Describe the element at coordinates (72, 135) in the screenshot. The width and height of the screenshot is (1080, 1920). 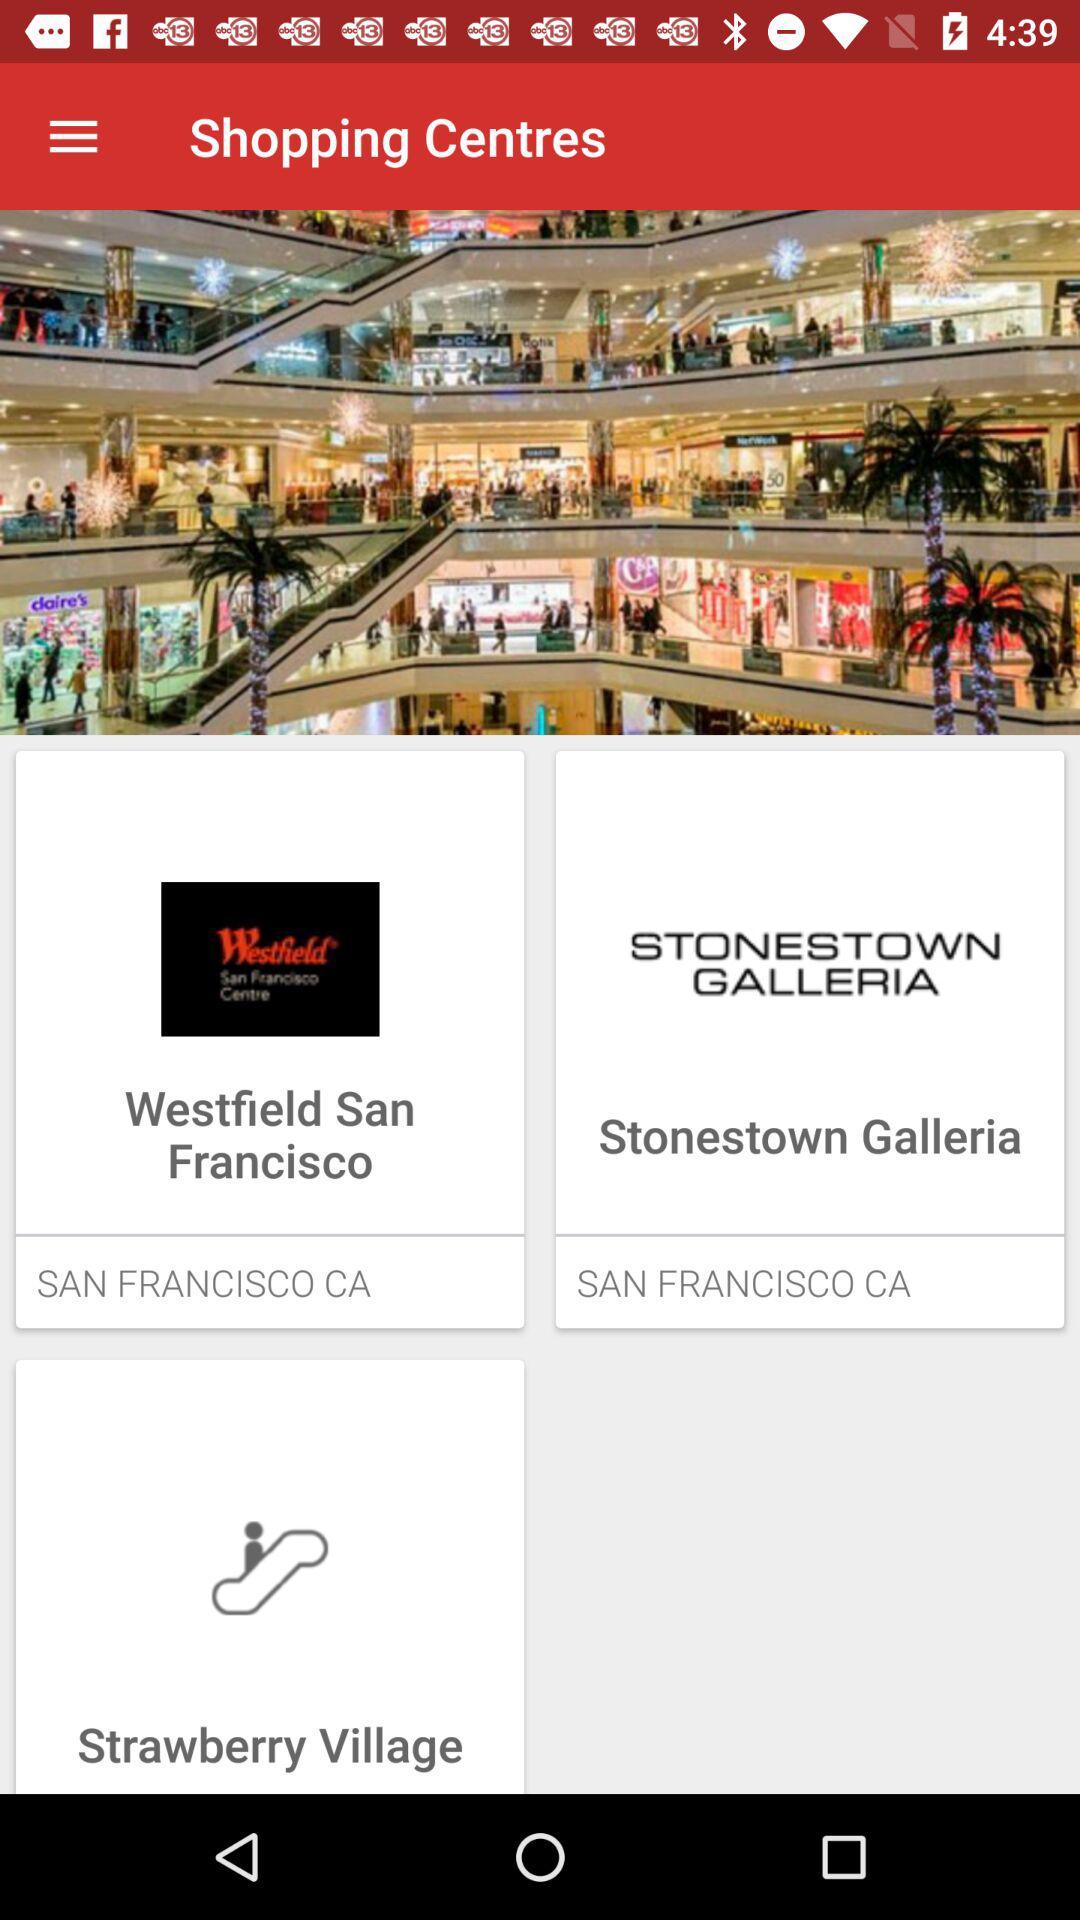
I see `the icon next to the shopping centres` at that location.